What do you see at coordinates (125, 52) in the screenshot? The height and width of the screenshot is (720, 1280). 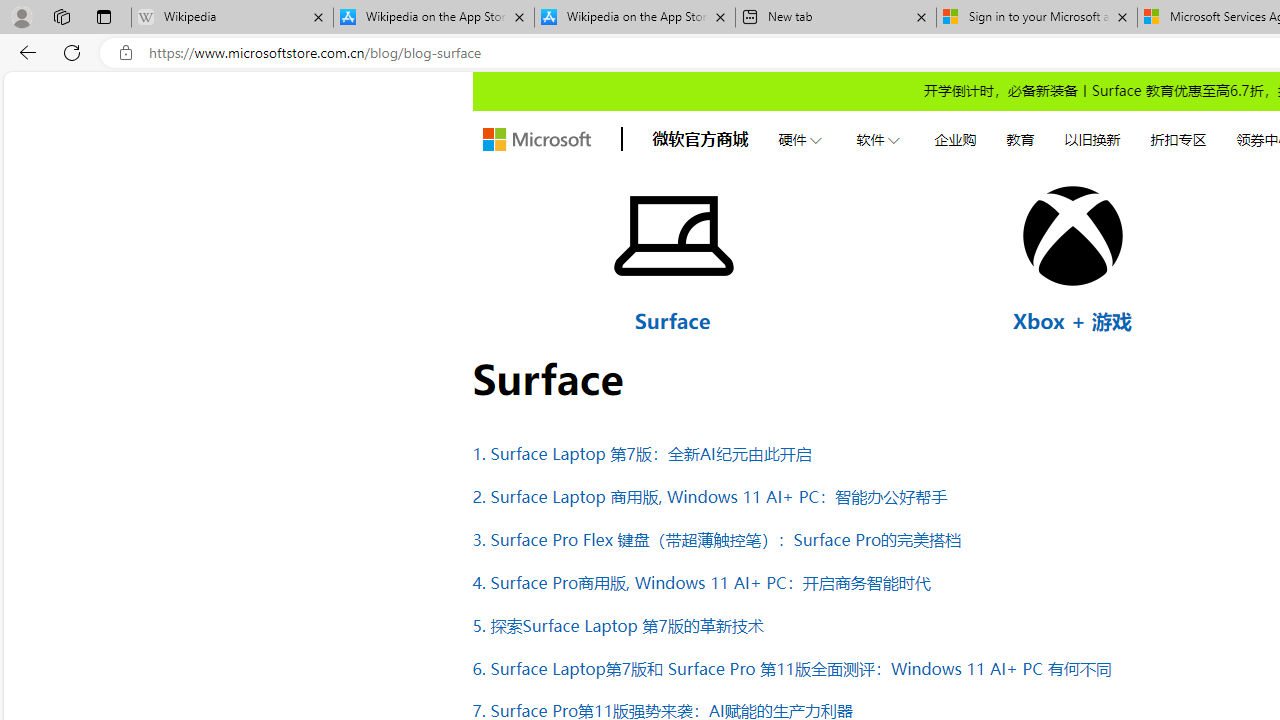 I see `'View site information'` at bounding box center [125, 52].